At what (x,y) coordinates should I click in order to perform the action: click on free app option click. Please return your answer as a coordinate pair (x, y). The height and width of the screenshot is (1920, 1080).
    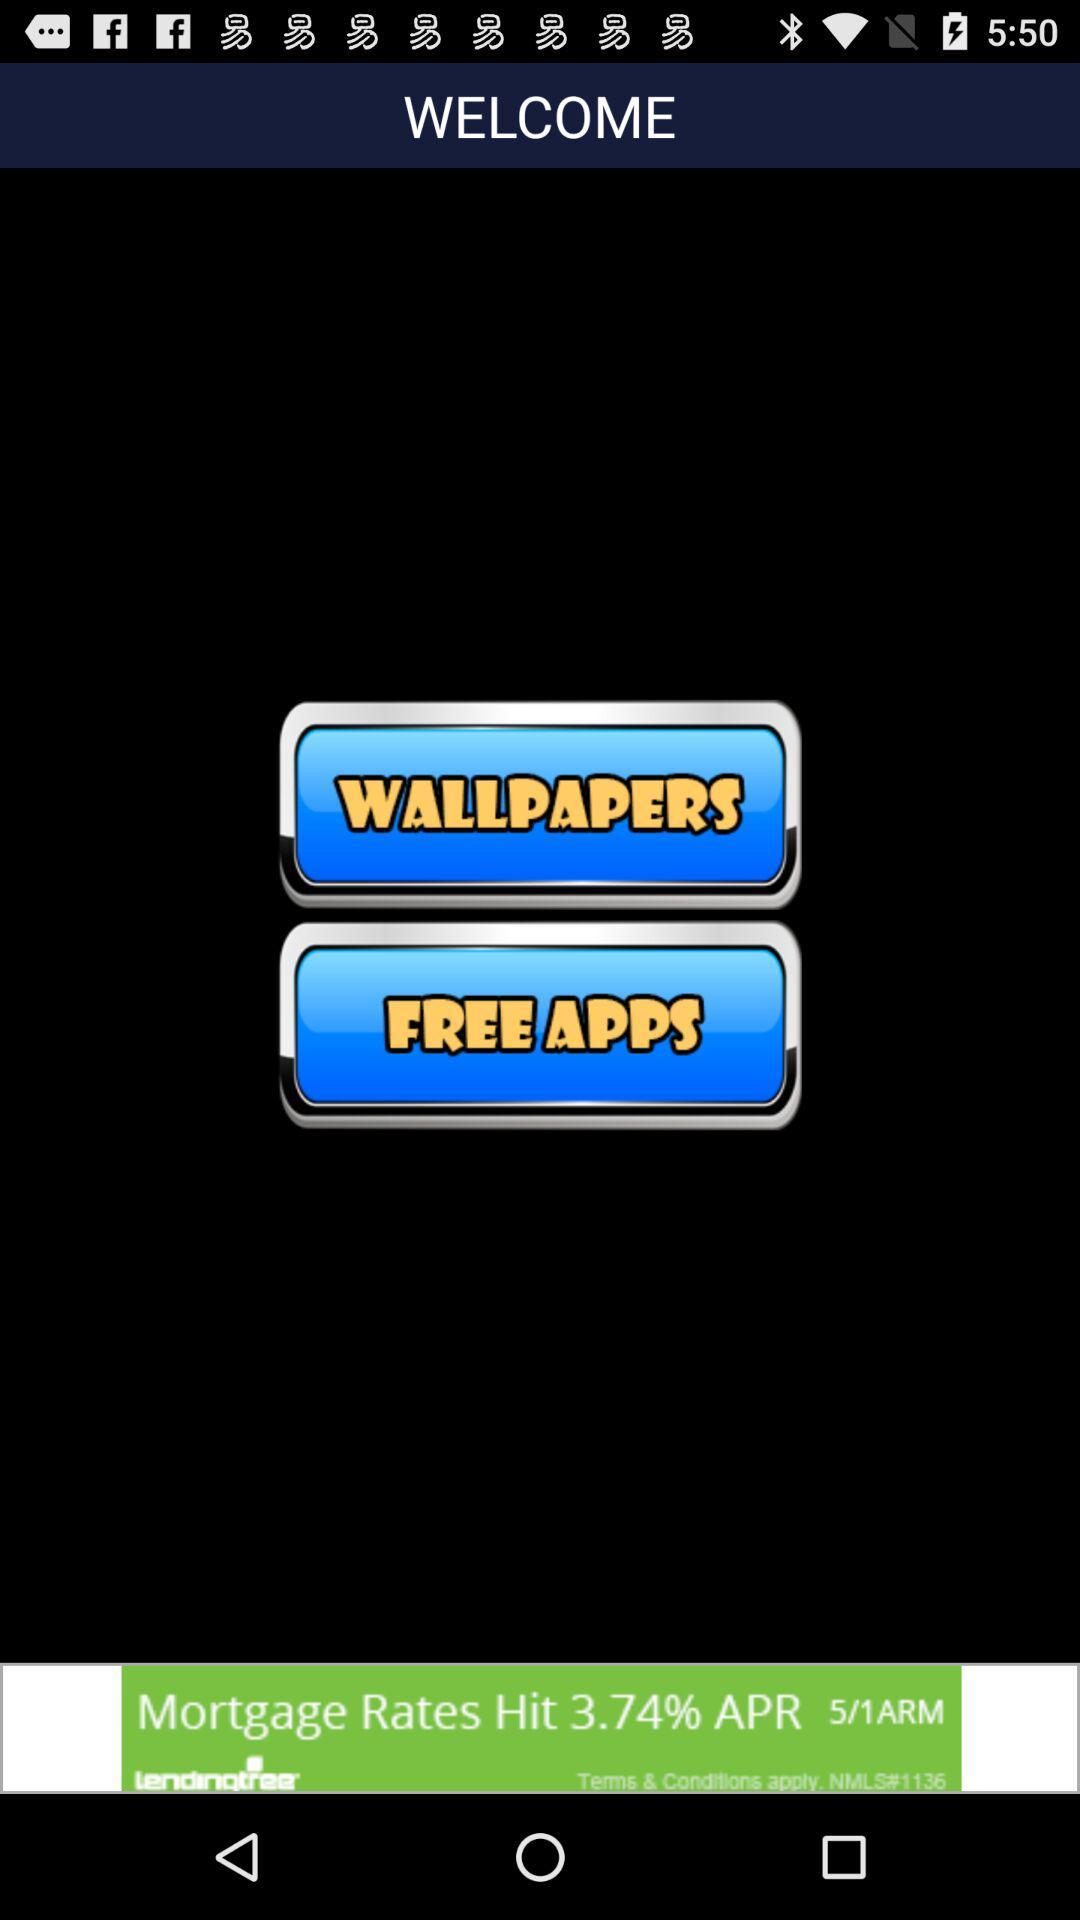
    Looking at the image, I should click on (540, 1025).